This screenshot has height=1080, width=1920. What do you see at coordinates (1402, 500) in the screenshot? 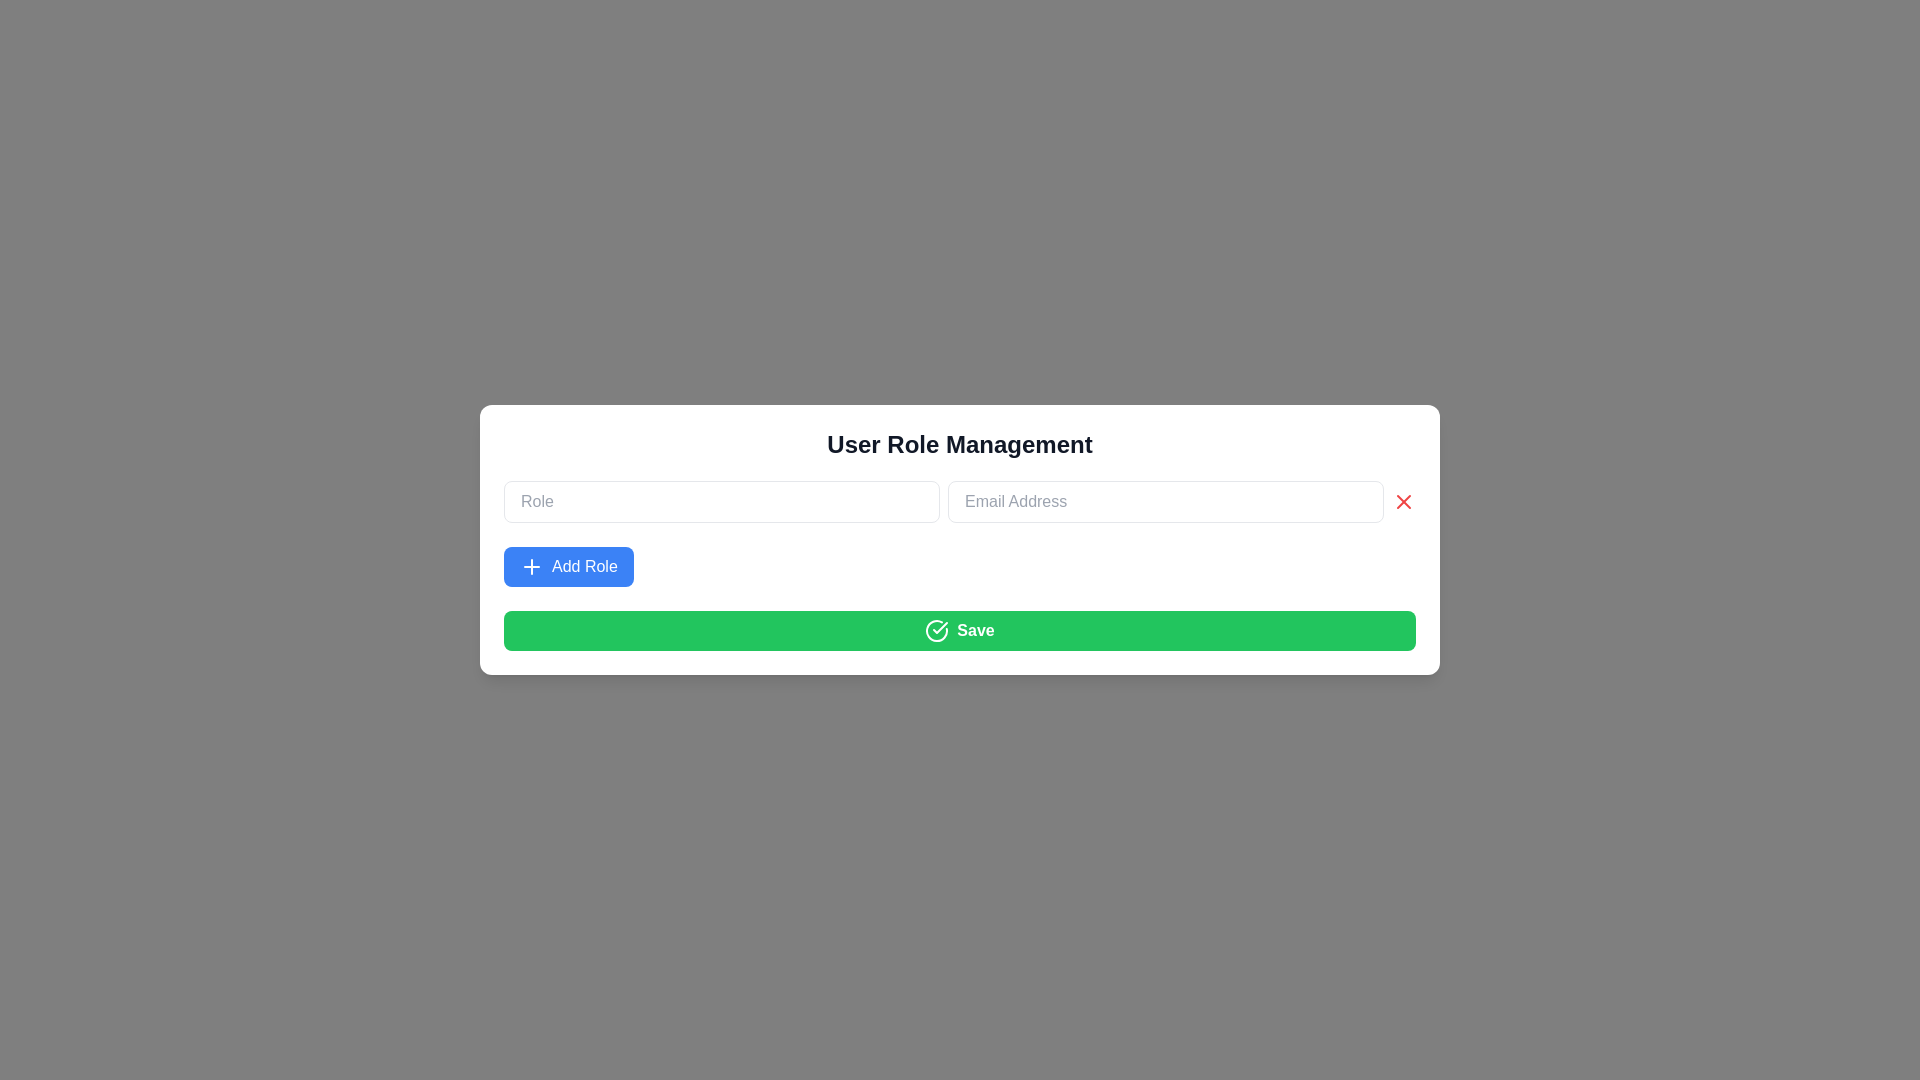
I see `the red delete button with a cross icon located to the far-right of the 'Email Address' input field` at bounding box center [1402, 500].